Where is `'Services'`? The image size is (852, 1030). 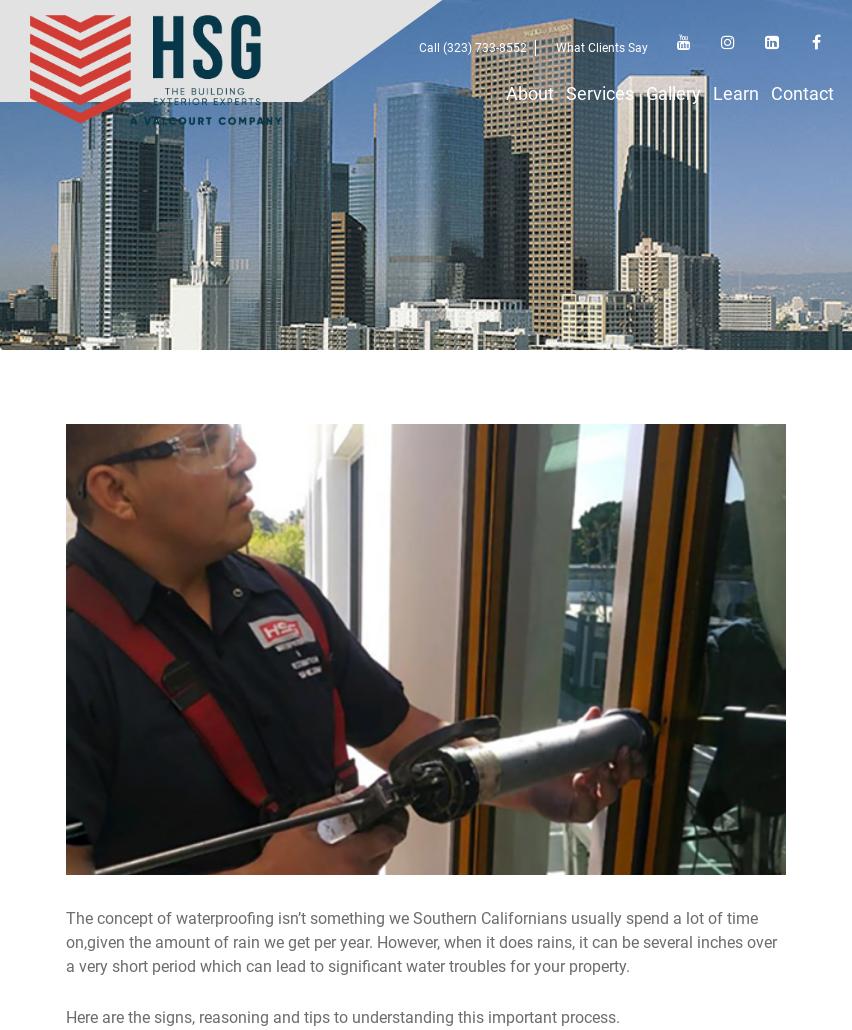 'Services' is located at coordinates (565, 93).